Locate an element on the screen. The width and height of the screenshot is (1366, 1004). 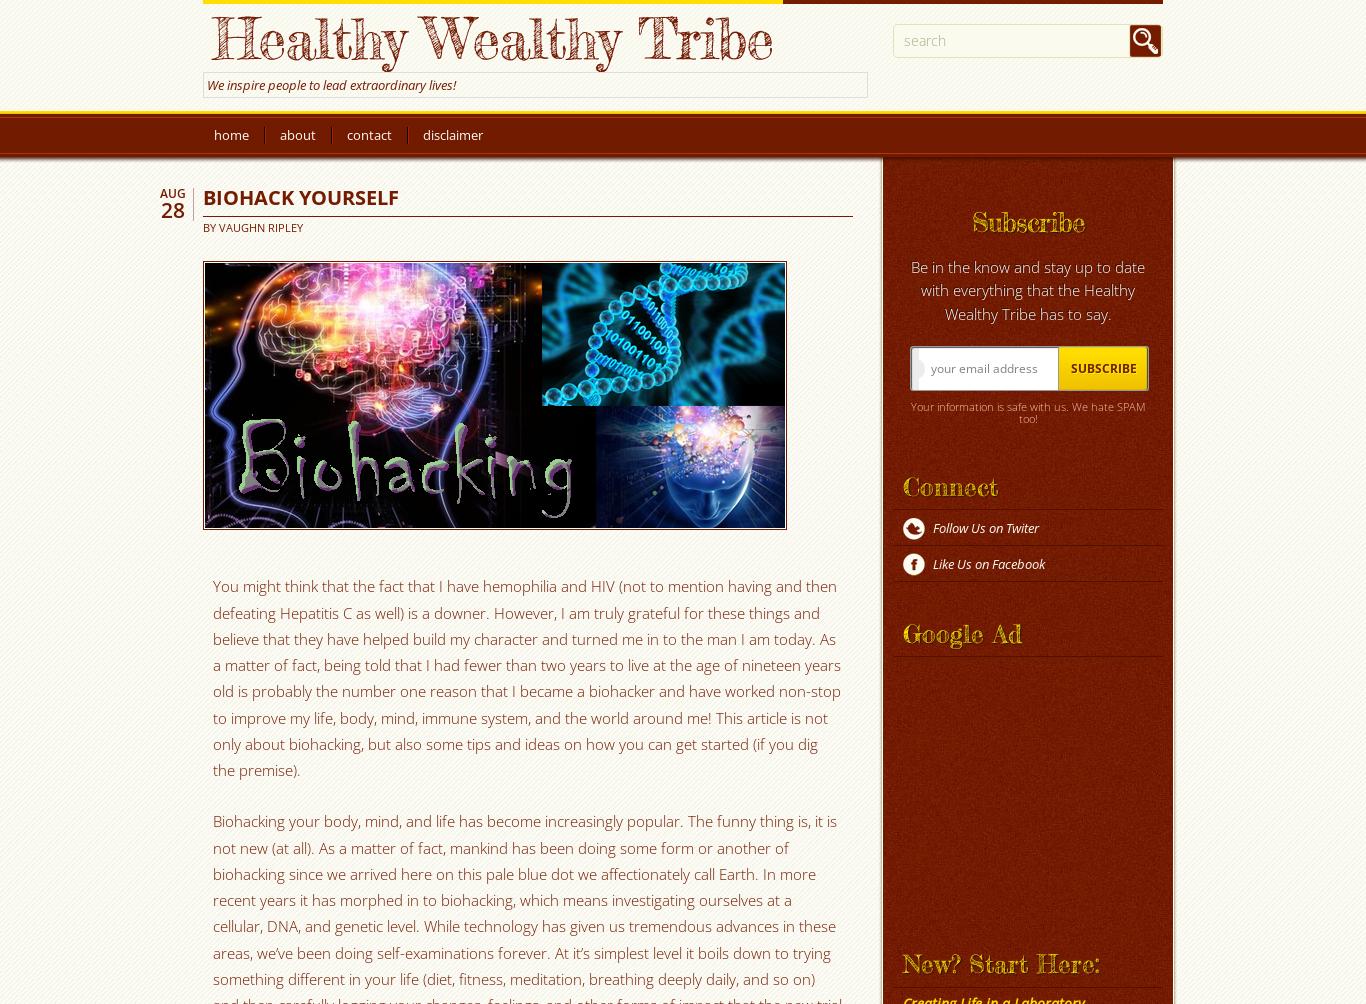
'By' is located at coordinates (201, 226).